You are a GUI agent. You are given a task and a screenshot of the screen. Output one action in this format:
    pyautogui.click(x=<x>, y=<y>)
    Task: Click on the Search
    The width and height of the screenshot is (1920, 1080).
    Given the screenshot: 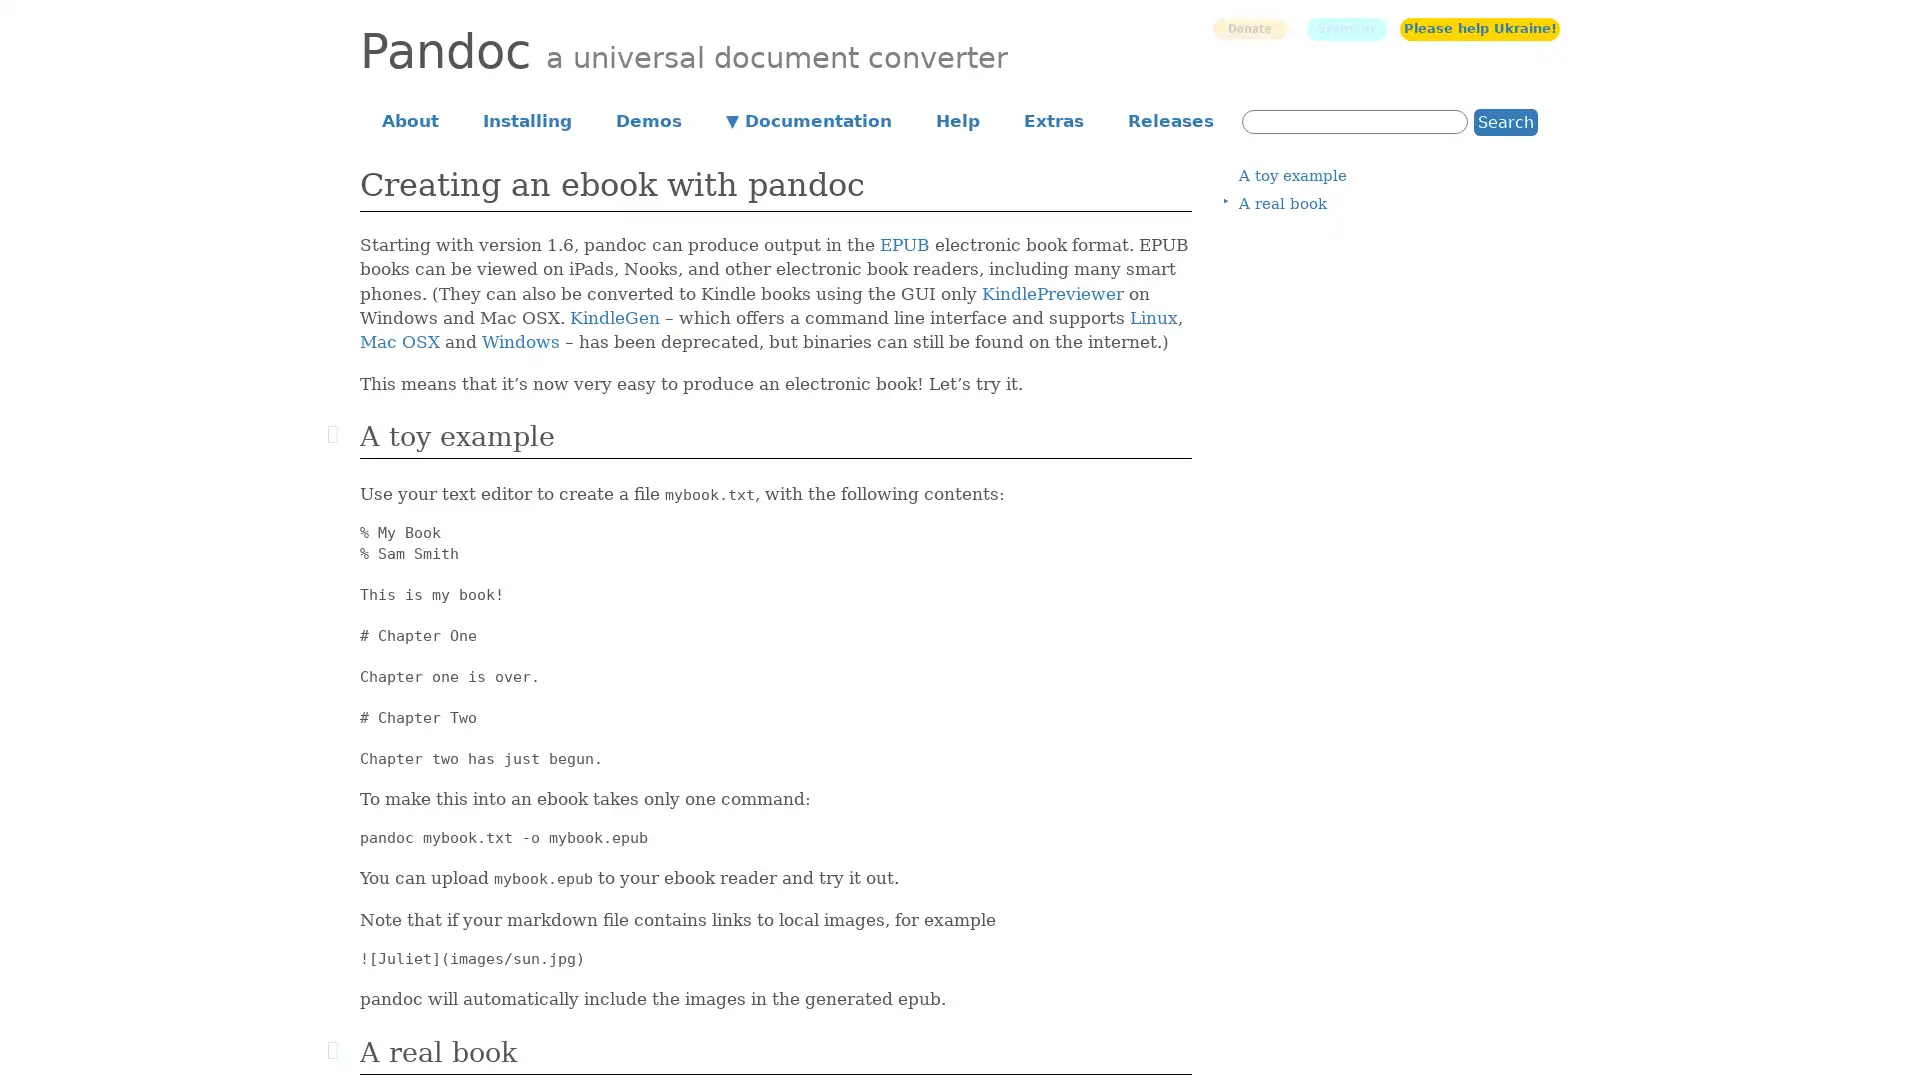 What is the action you would take?
    pyautogui.click(x=1506, y=121)
    